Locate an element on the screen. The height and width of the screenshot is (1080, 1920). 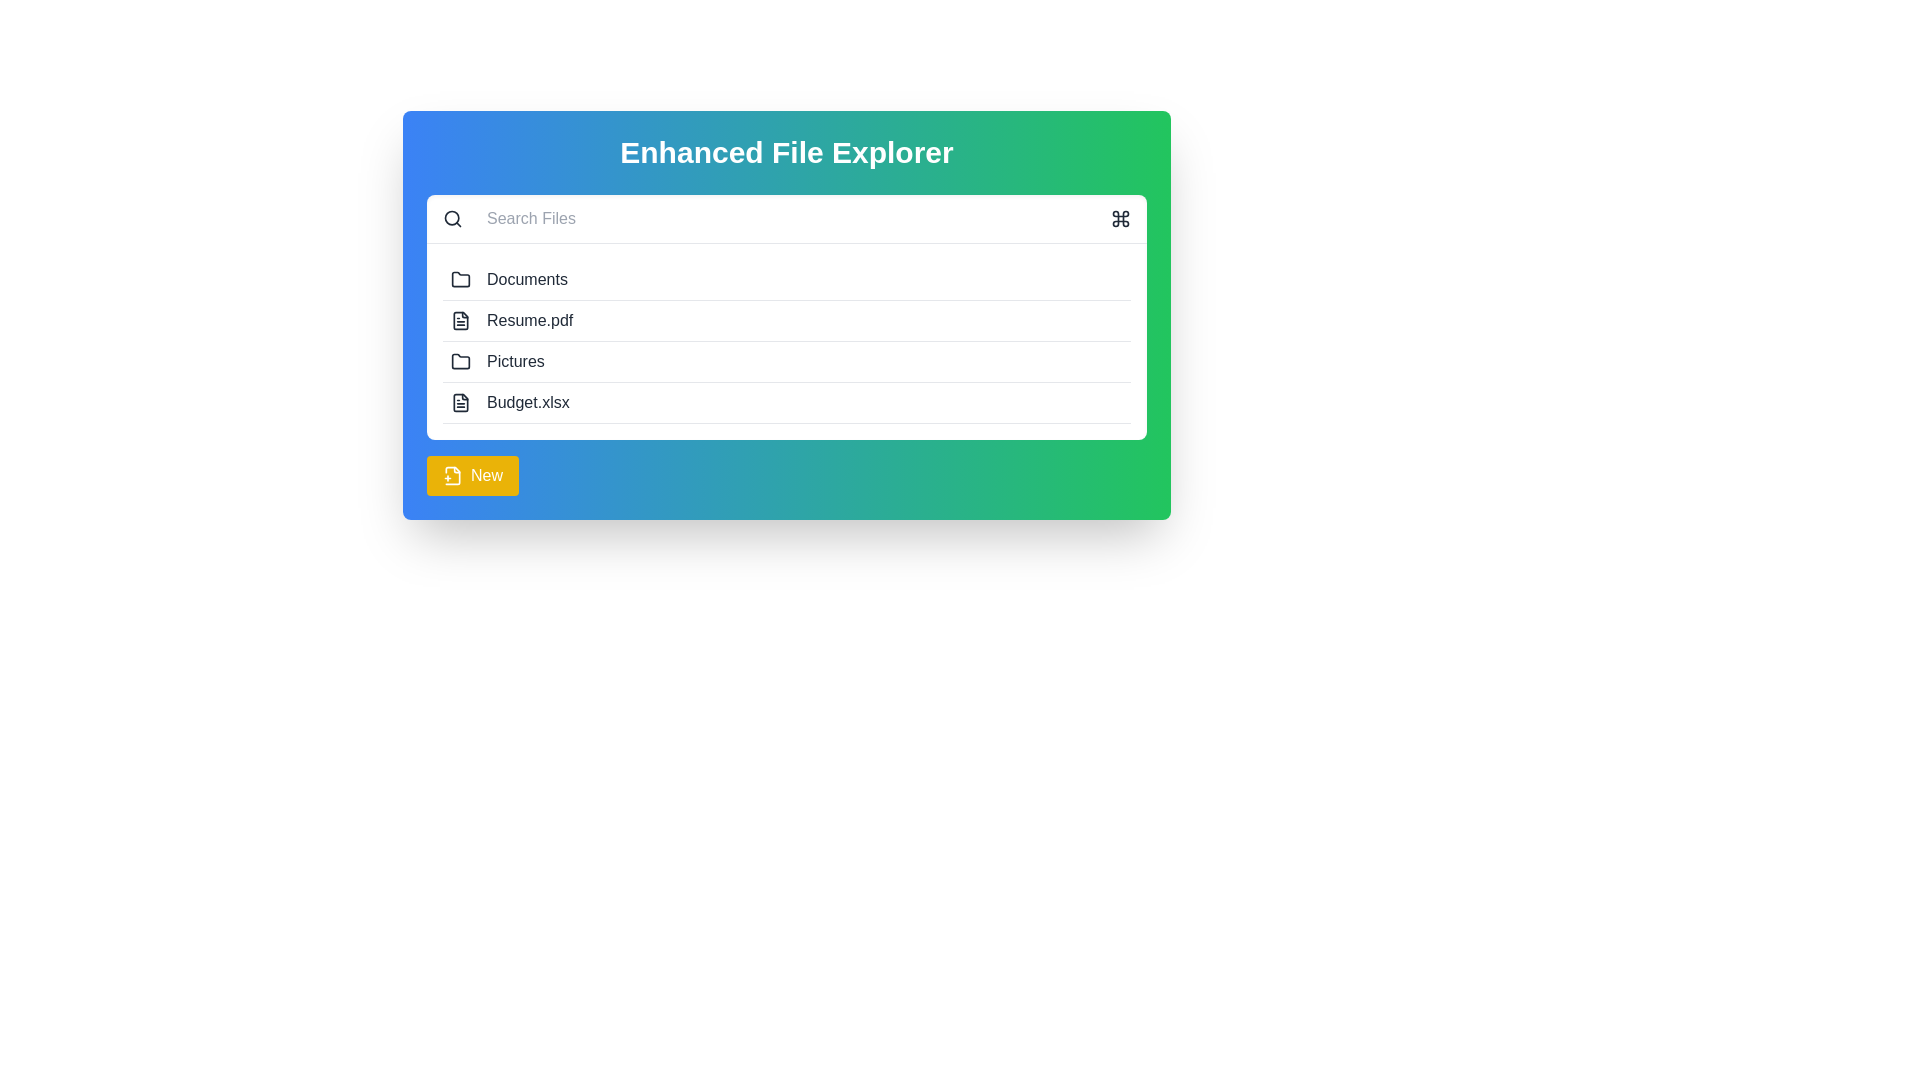
the document icon located to the left of the 'Resume.pdf' text in the file listing section is located at coordinates (459, 319).